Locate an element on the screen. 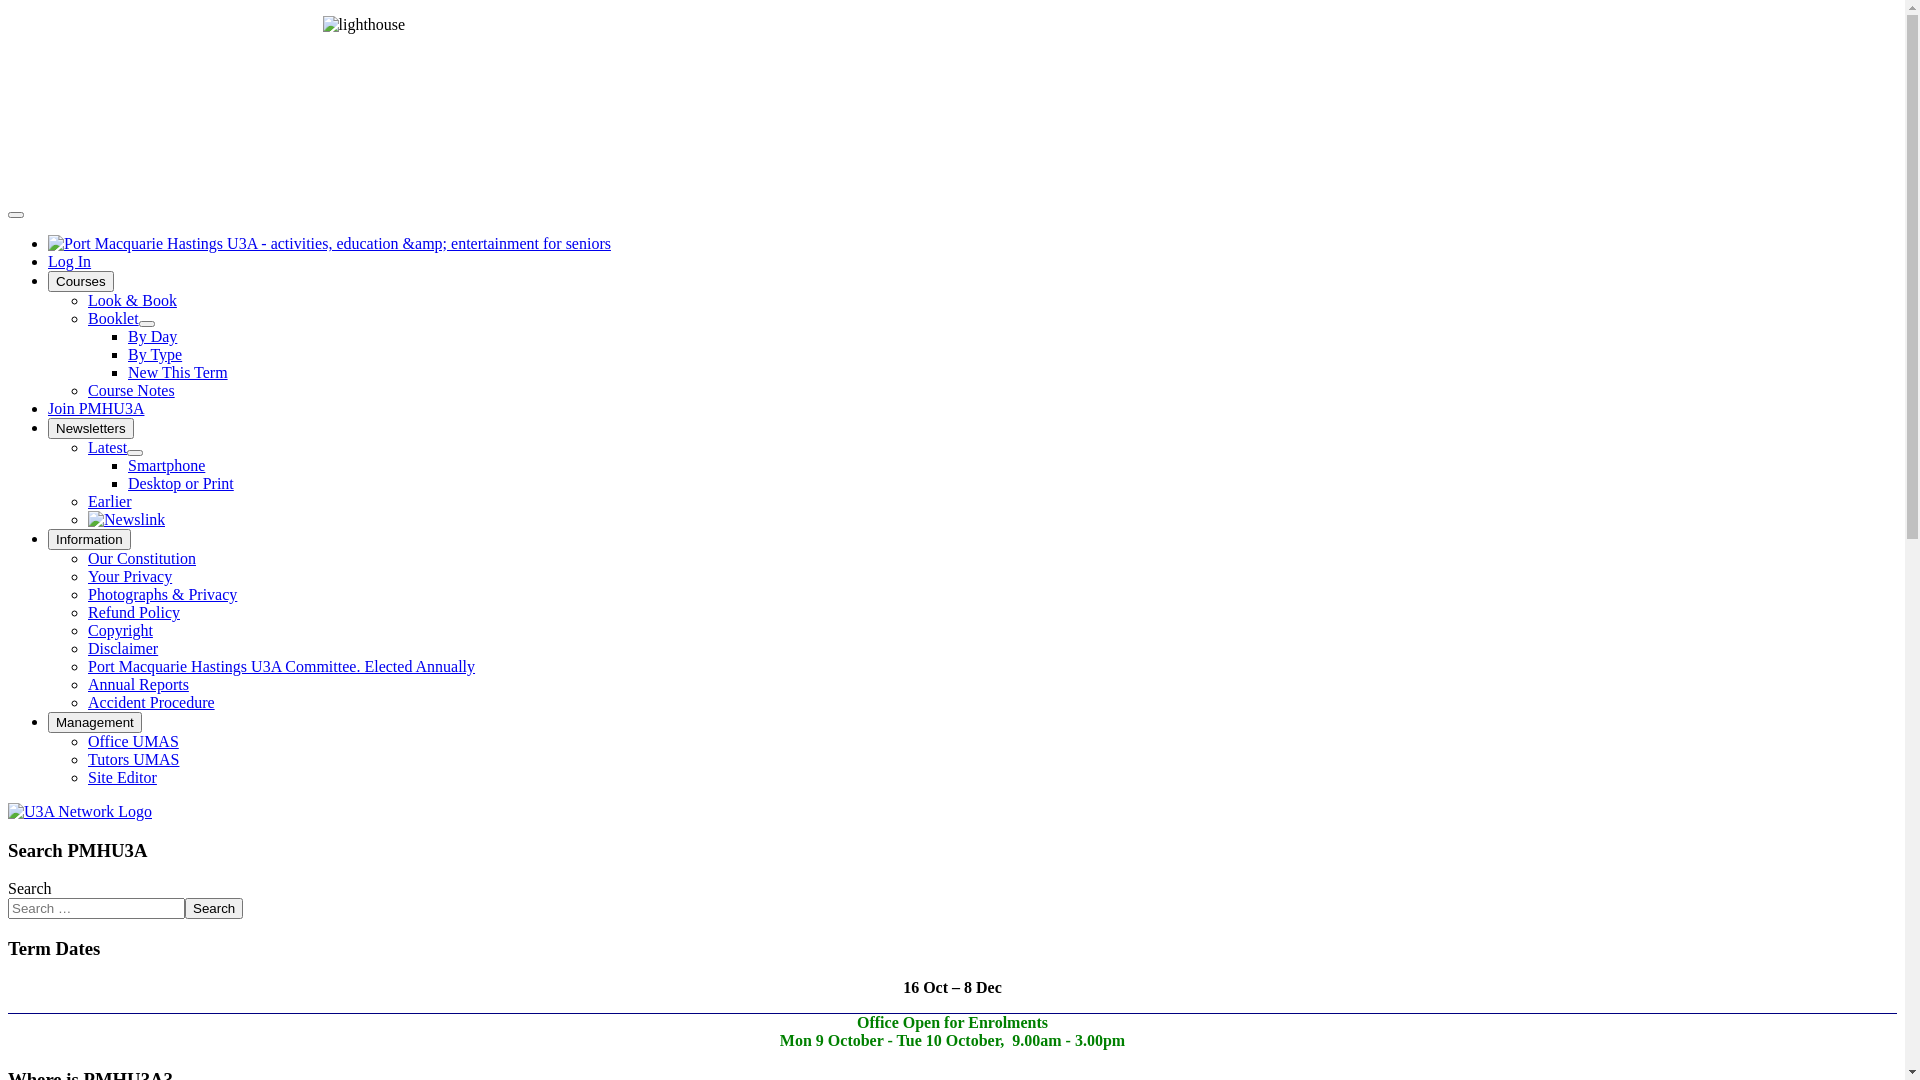 Image resolution: width=1920 pixels, height=1080 pixels. 'Tutors UMAS' is located at coordinates (132, 759).